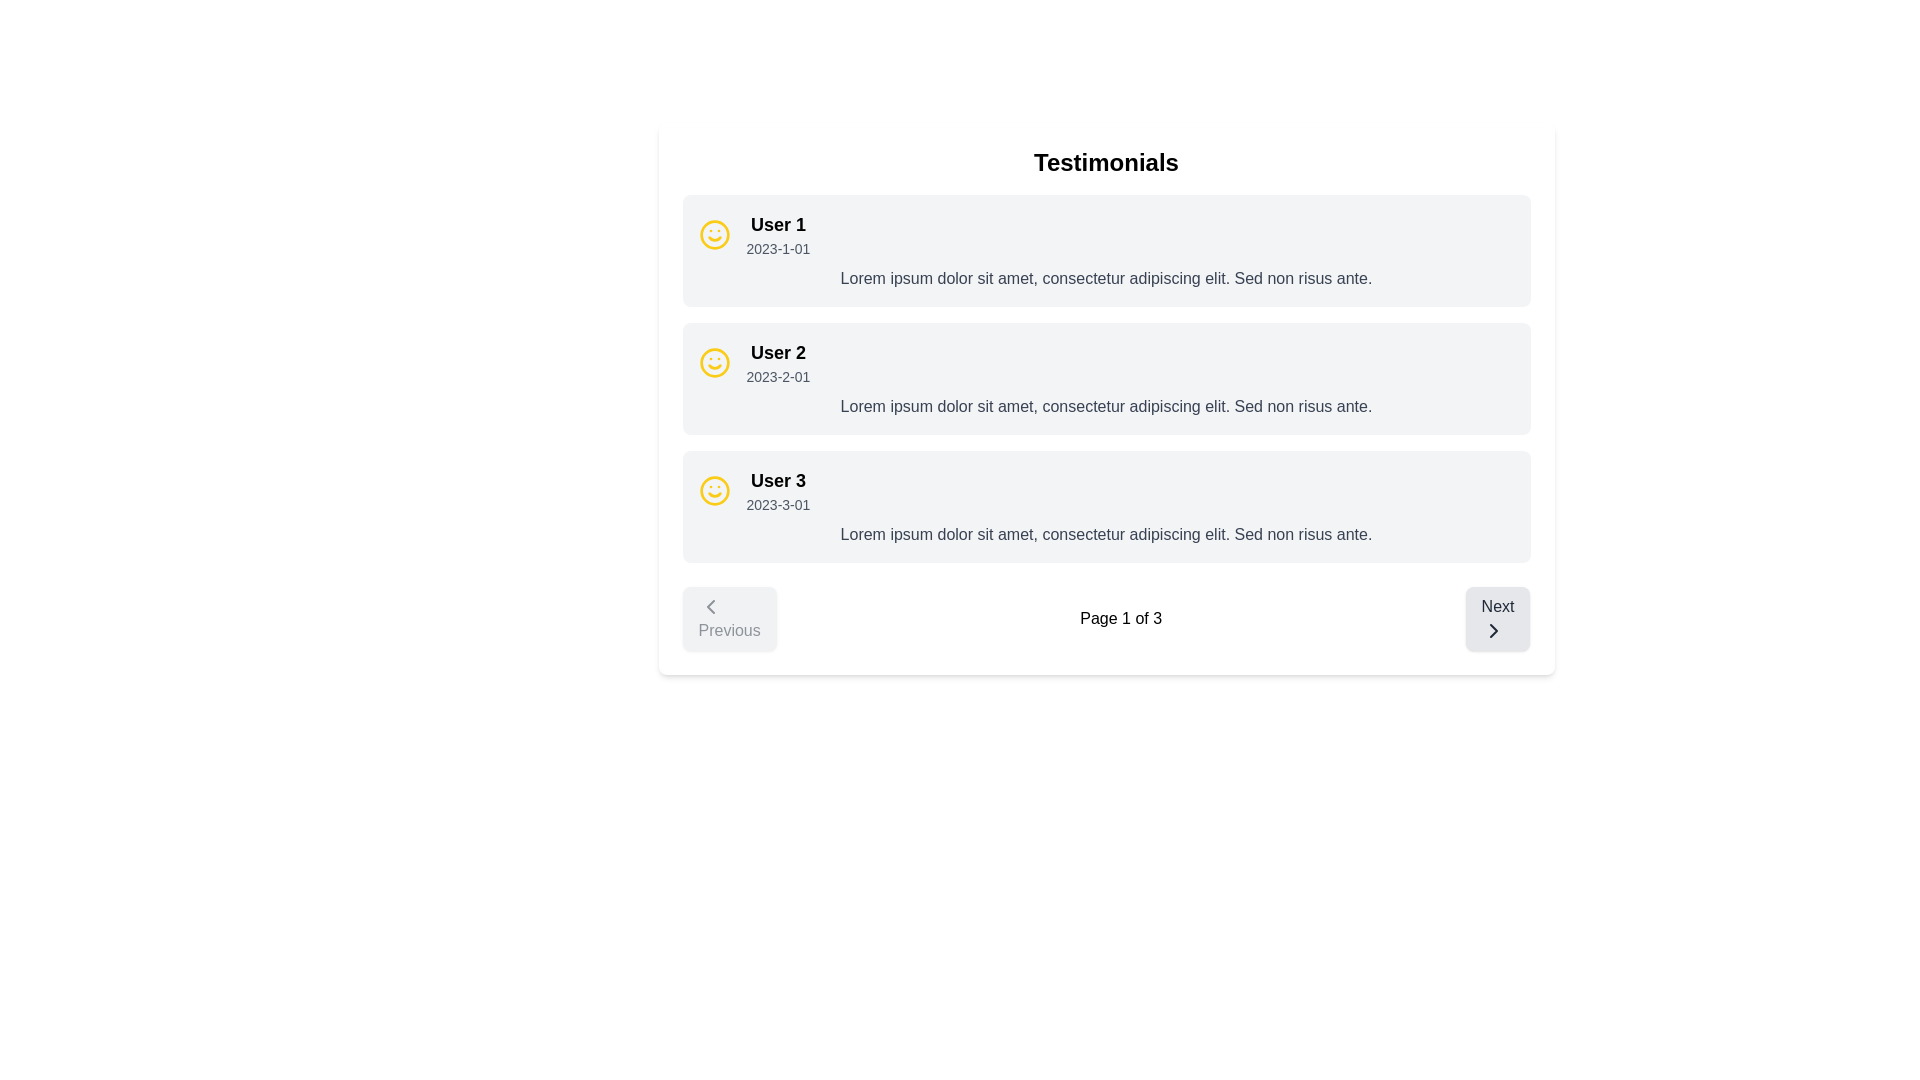  I want to click on the leftmost button located at the bottom of the testimonials section, so click(728, 617).